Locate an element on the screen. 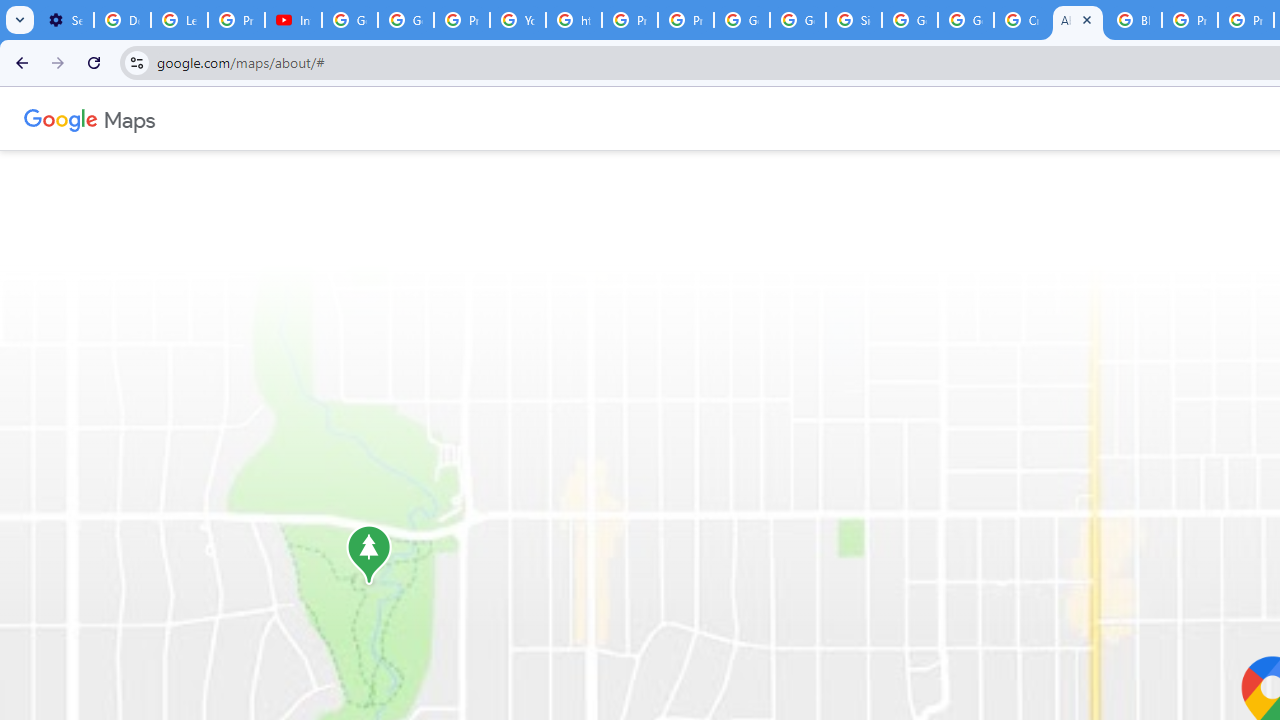  'Learn how to find your photos - Google Photos Help' is located at coordinates (179, 20).